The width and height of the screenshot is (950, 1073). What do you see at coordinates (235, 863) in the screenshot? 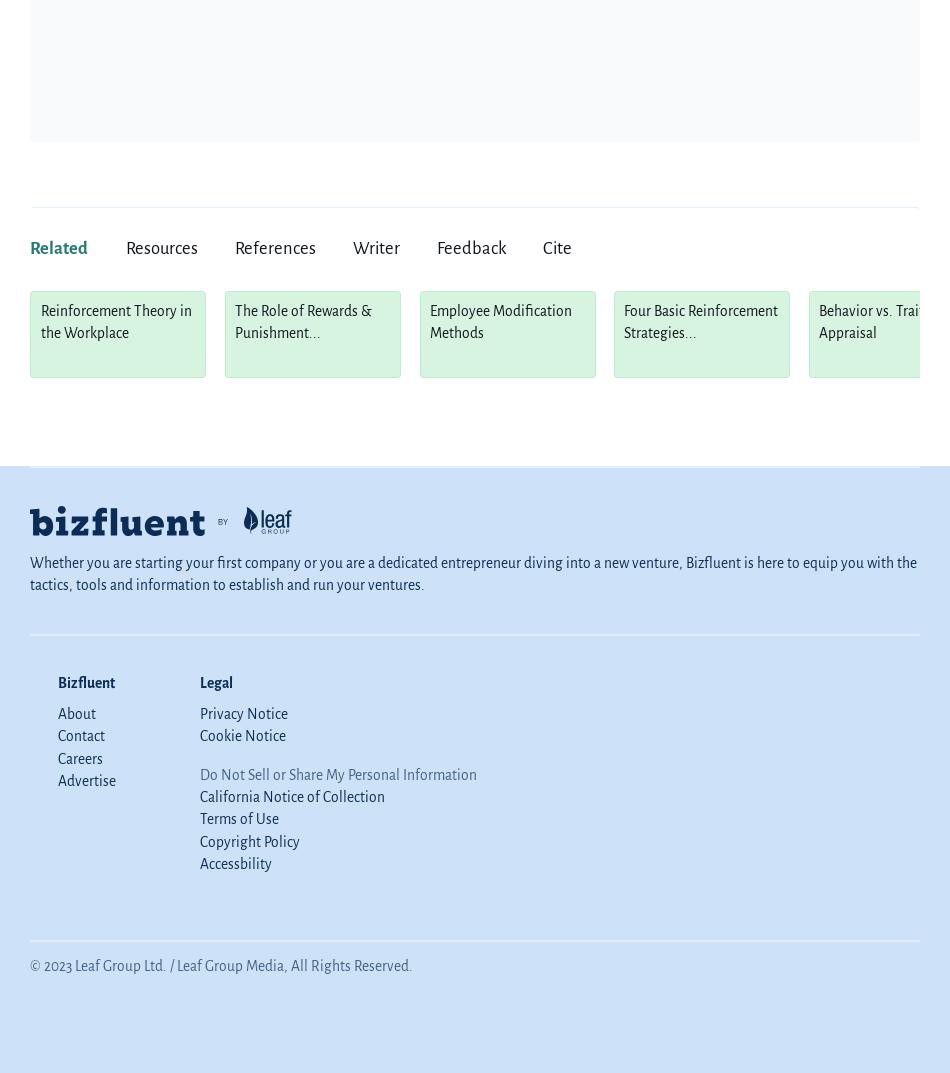
I see `'Accessbility'` at bounding box center [235, 863].